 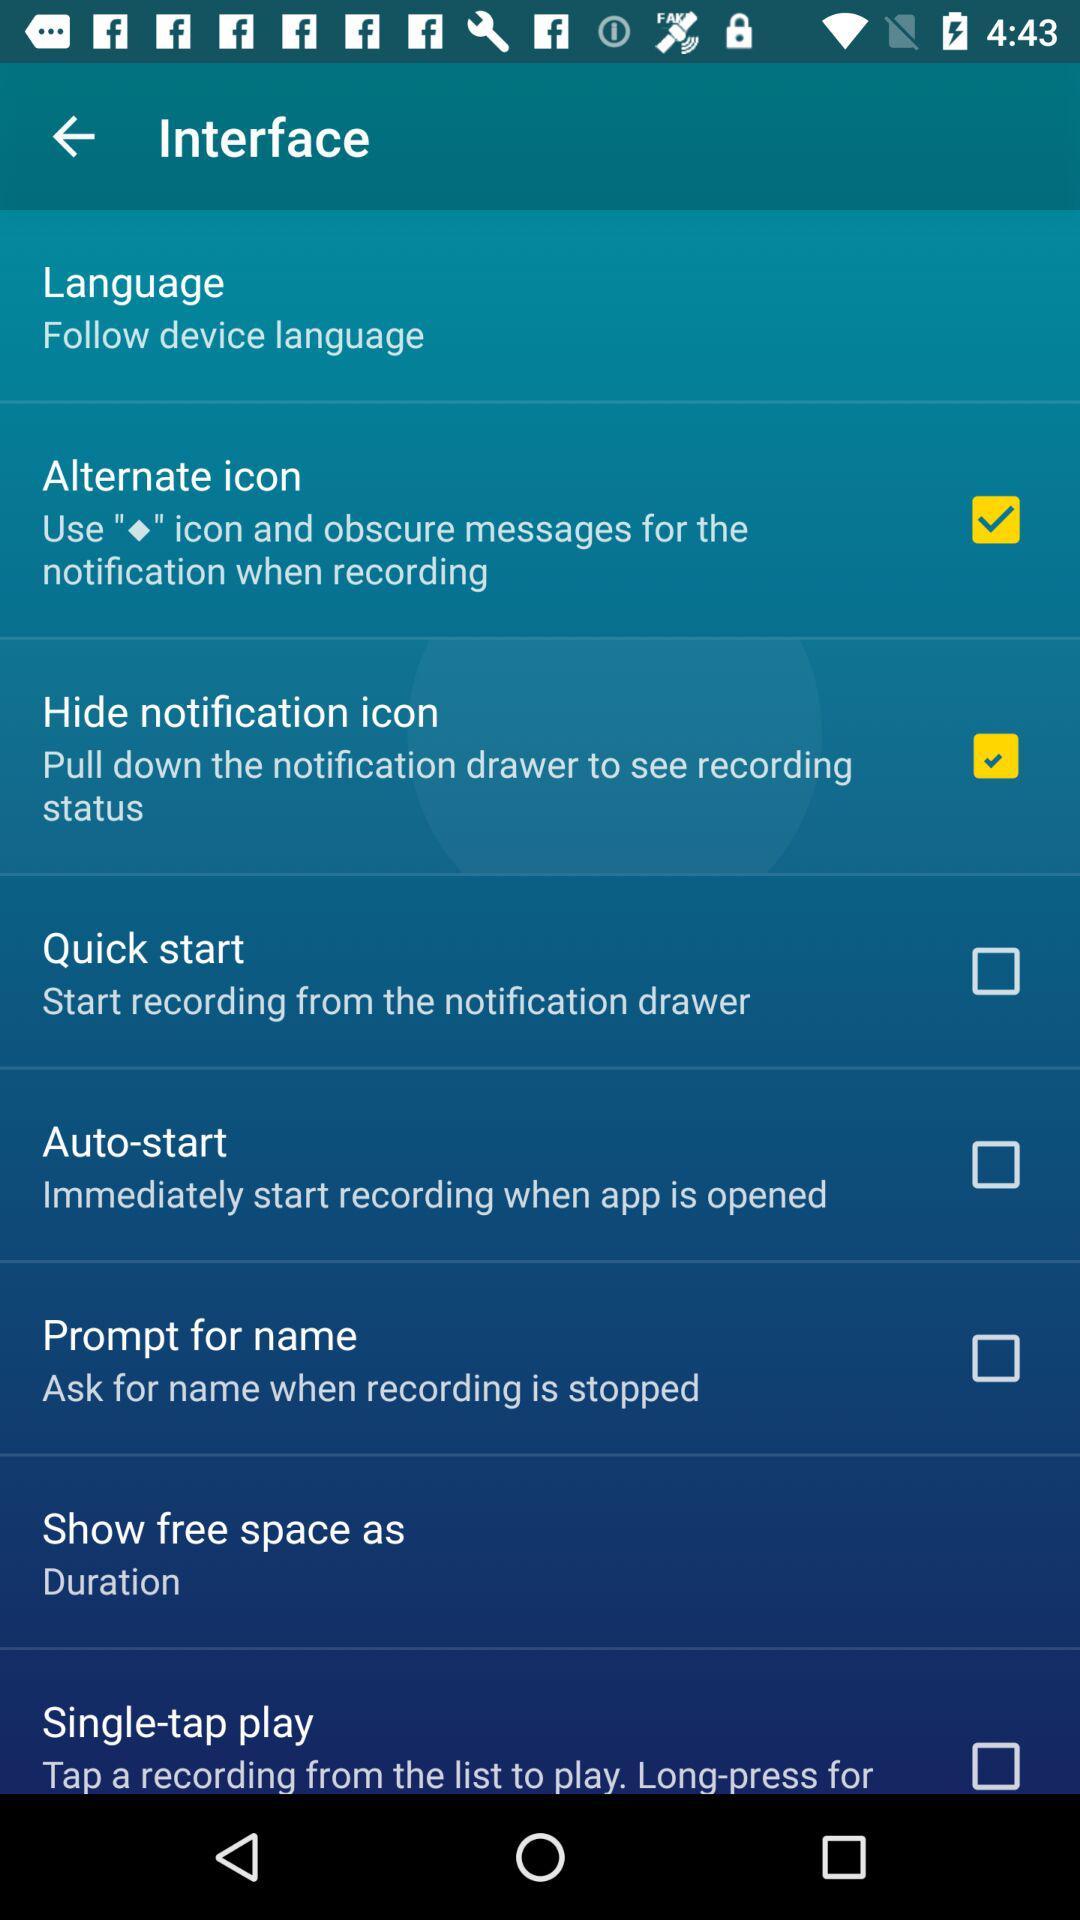 What do you see at coordinates (995, 1757) in the screenshot?
I see `the square button at bottom right corner of the page` at bounding box center [995, 1757].